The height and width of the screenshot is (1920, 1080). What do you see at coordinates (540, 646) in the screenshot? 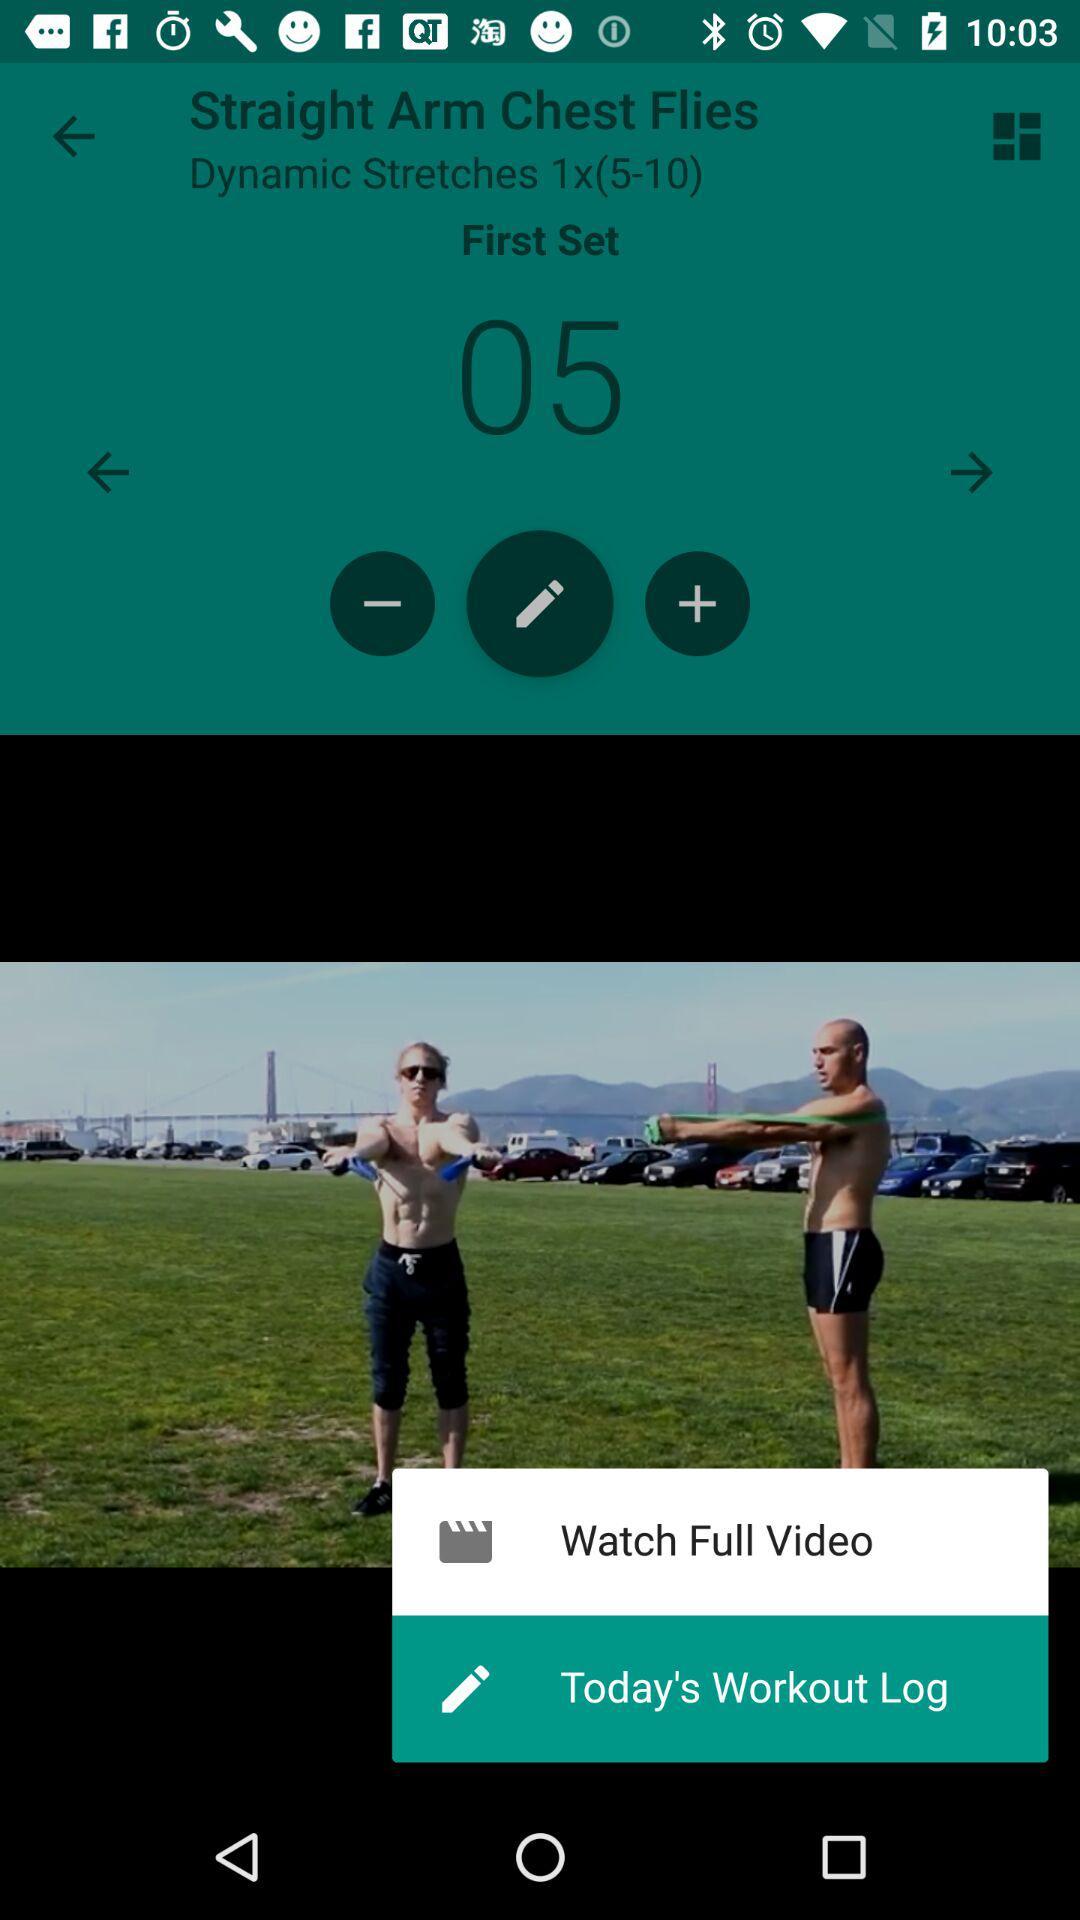
I see `the edit icon` at bounding box center [540, 646].